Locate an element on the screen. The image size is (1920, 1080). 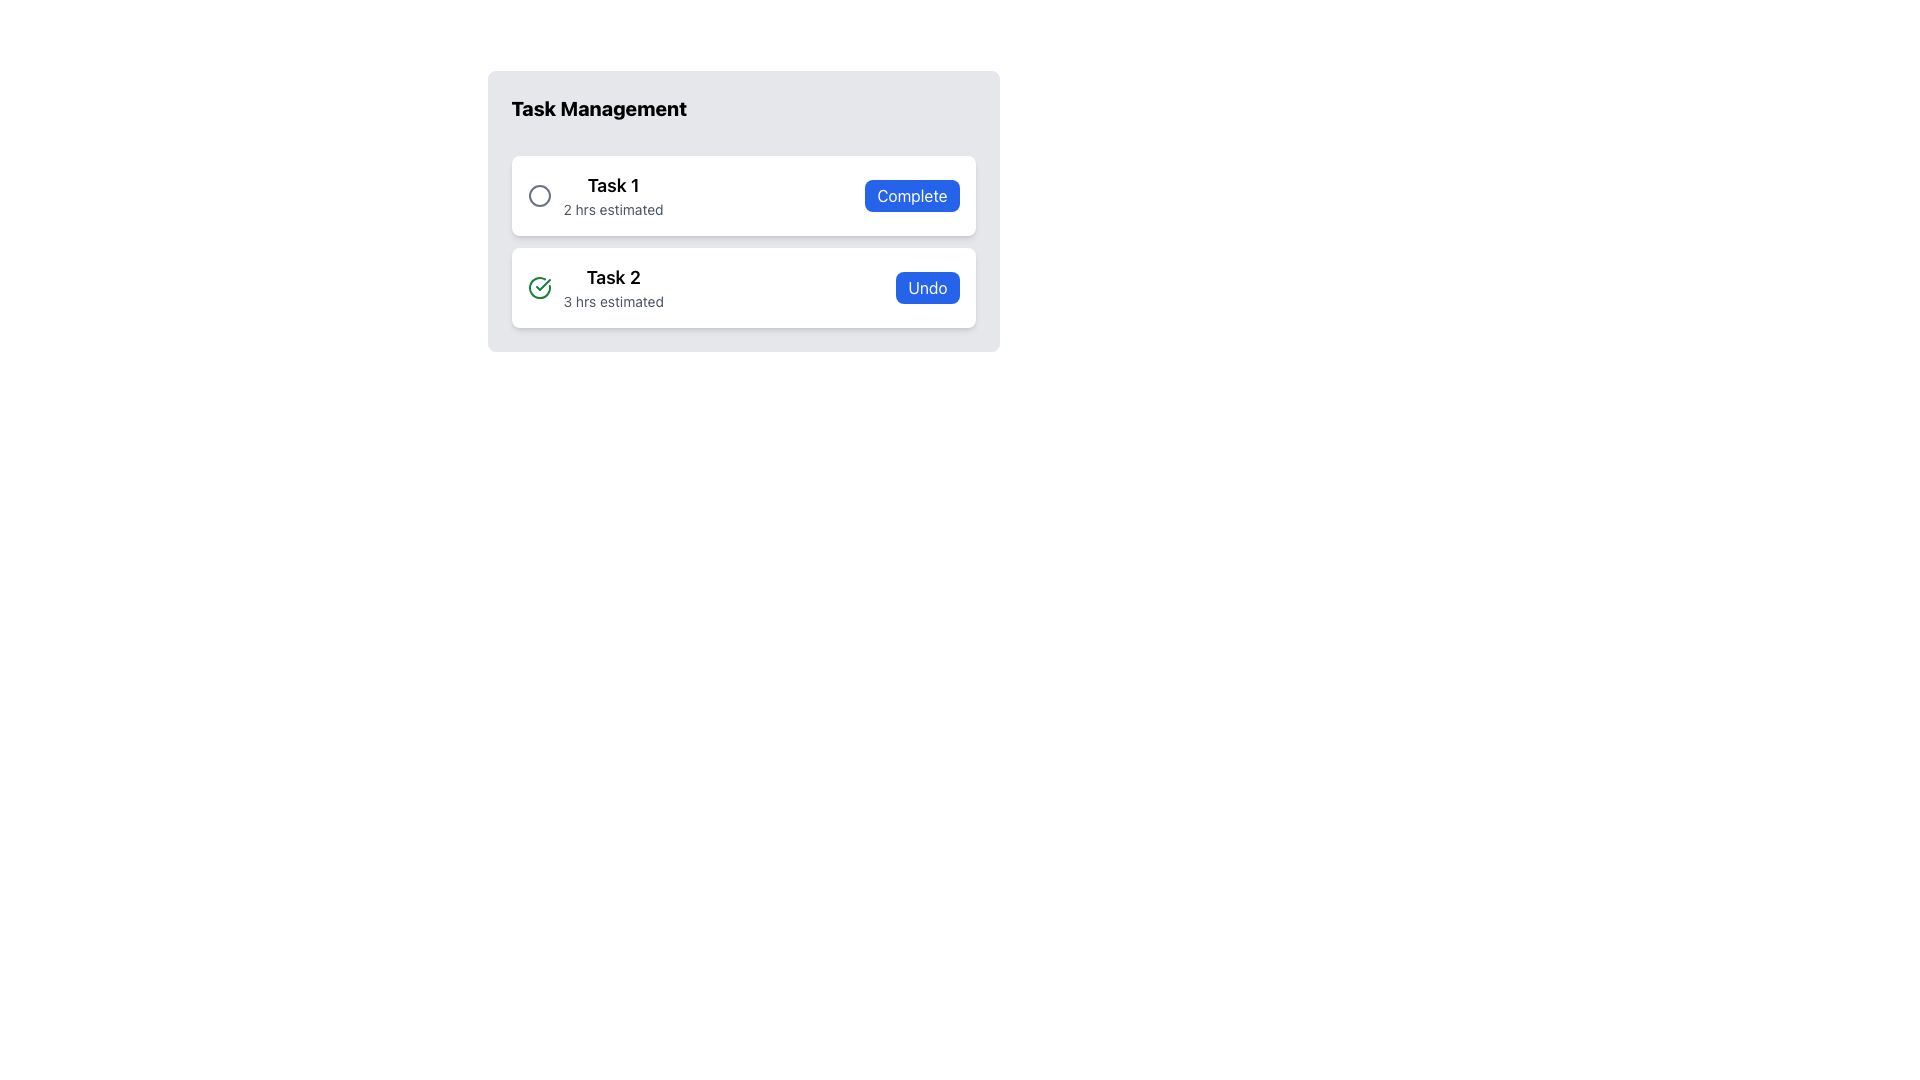
the Text Label indicating the task title and estimated completion time in the Task Management section, specifically the top task item is located at coordinates (612, 196).